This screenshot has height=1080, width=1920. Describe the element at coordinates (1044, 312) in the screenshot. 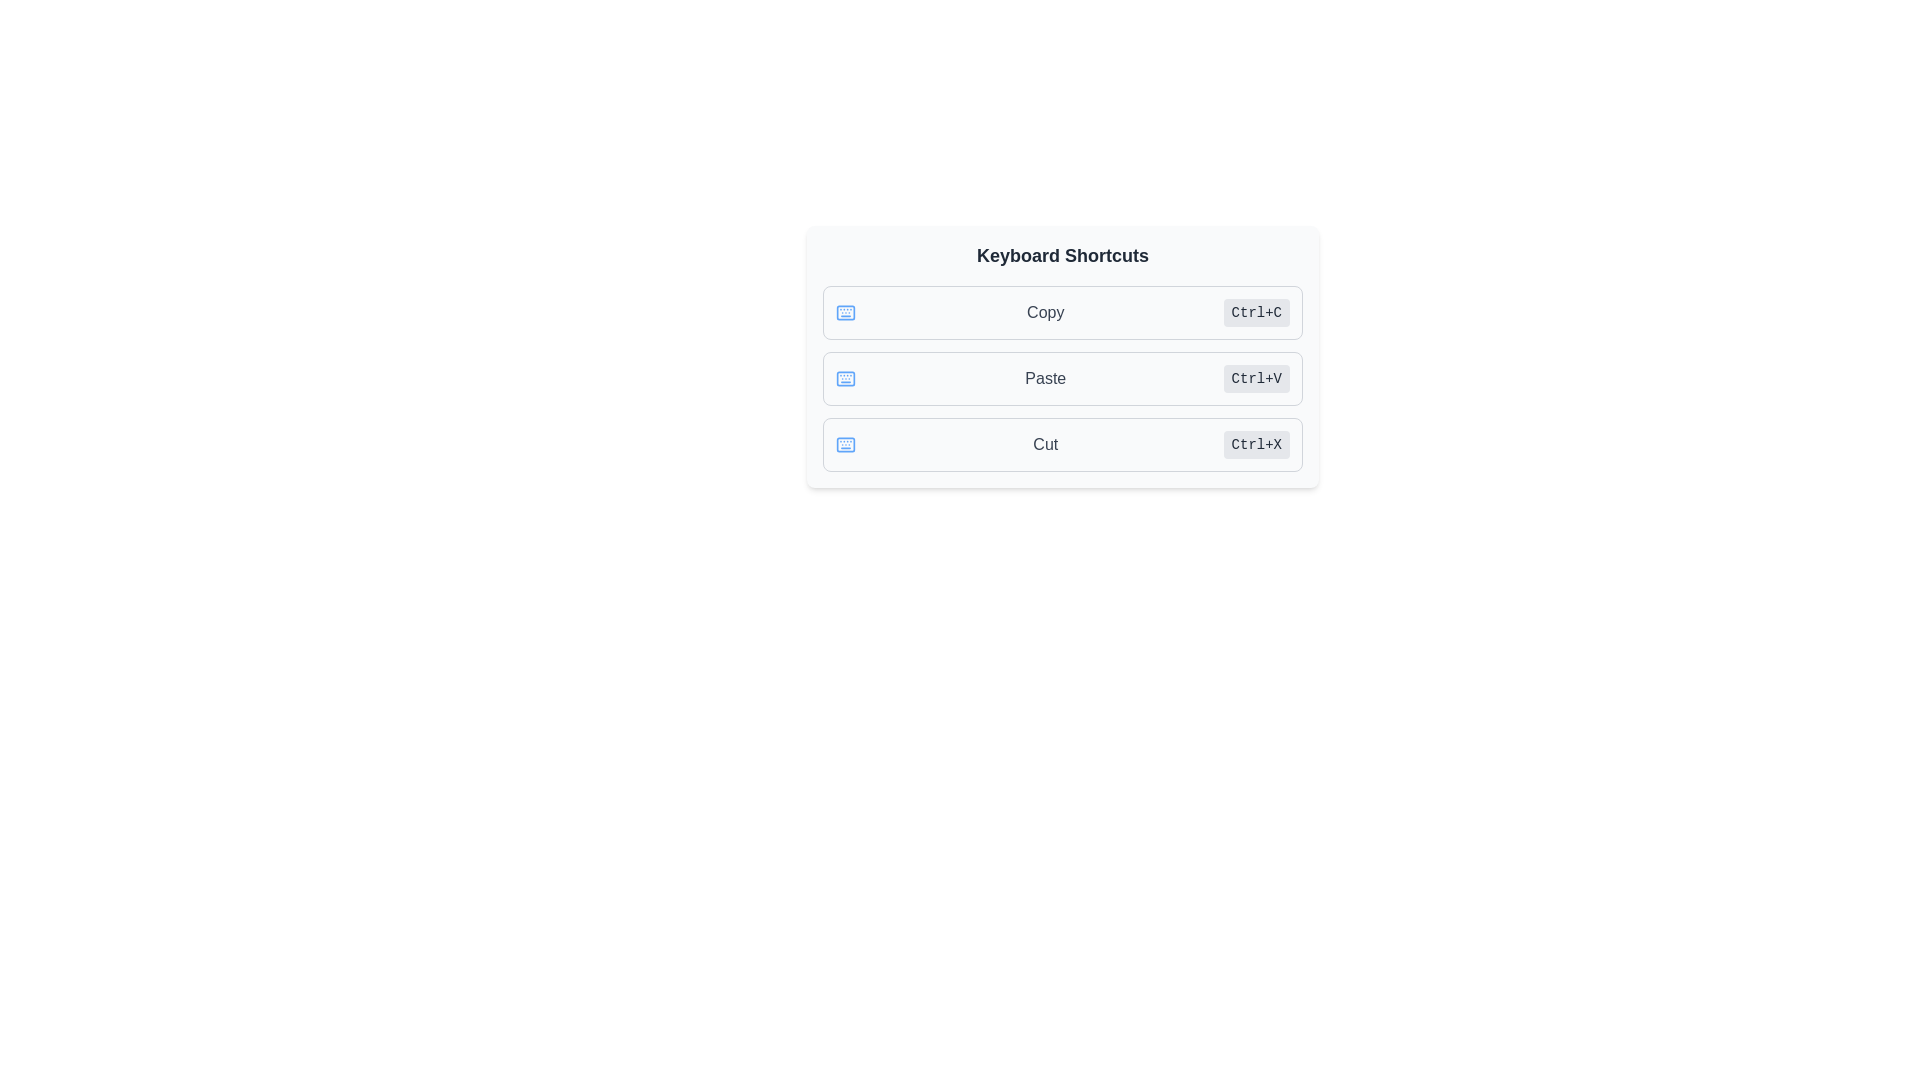

I see `the Text label indicating the action associated with the displayed shortcut keys, positioned between a blue keyboard icon and the shortcut keys 'Ctrl+C'` at that location.